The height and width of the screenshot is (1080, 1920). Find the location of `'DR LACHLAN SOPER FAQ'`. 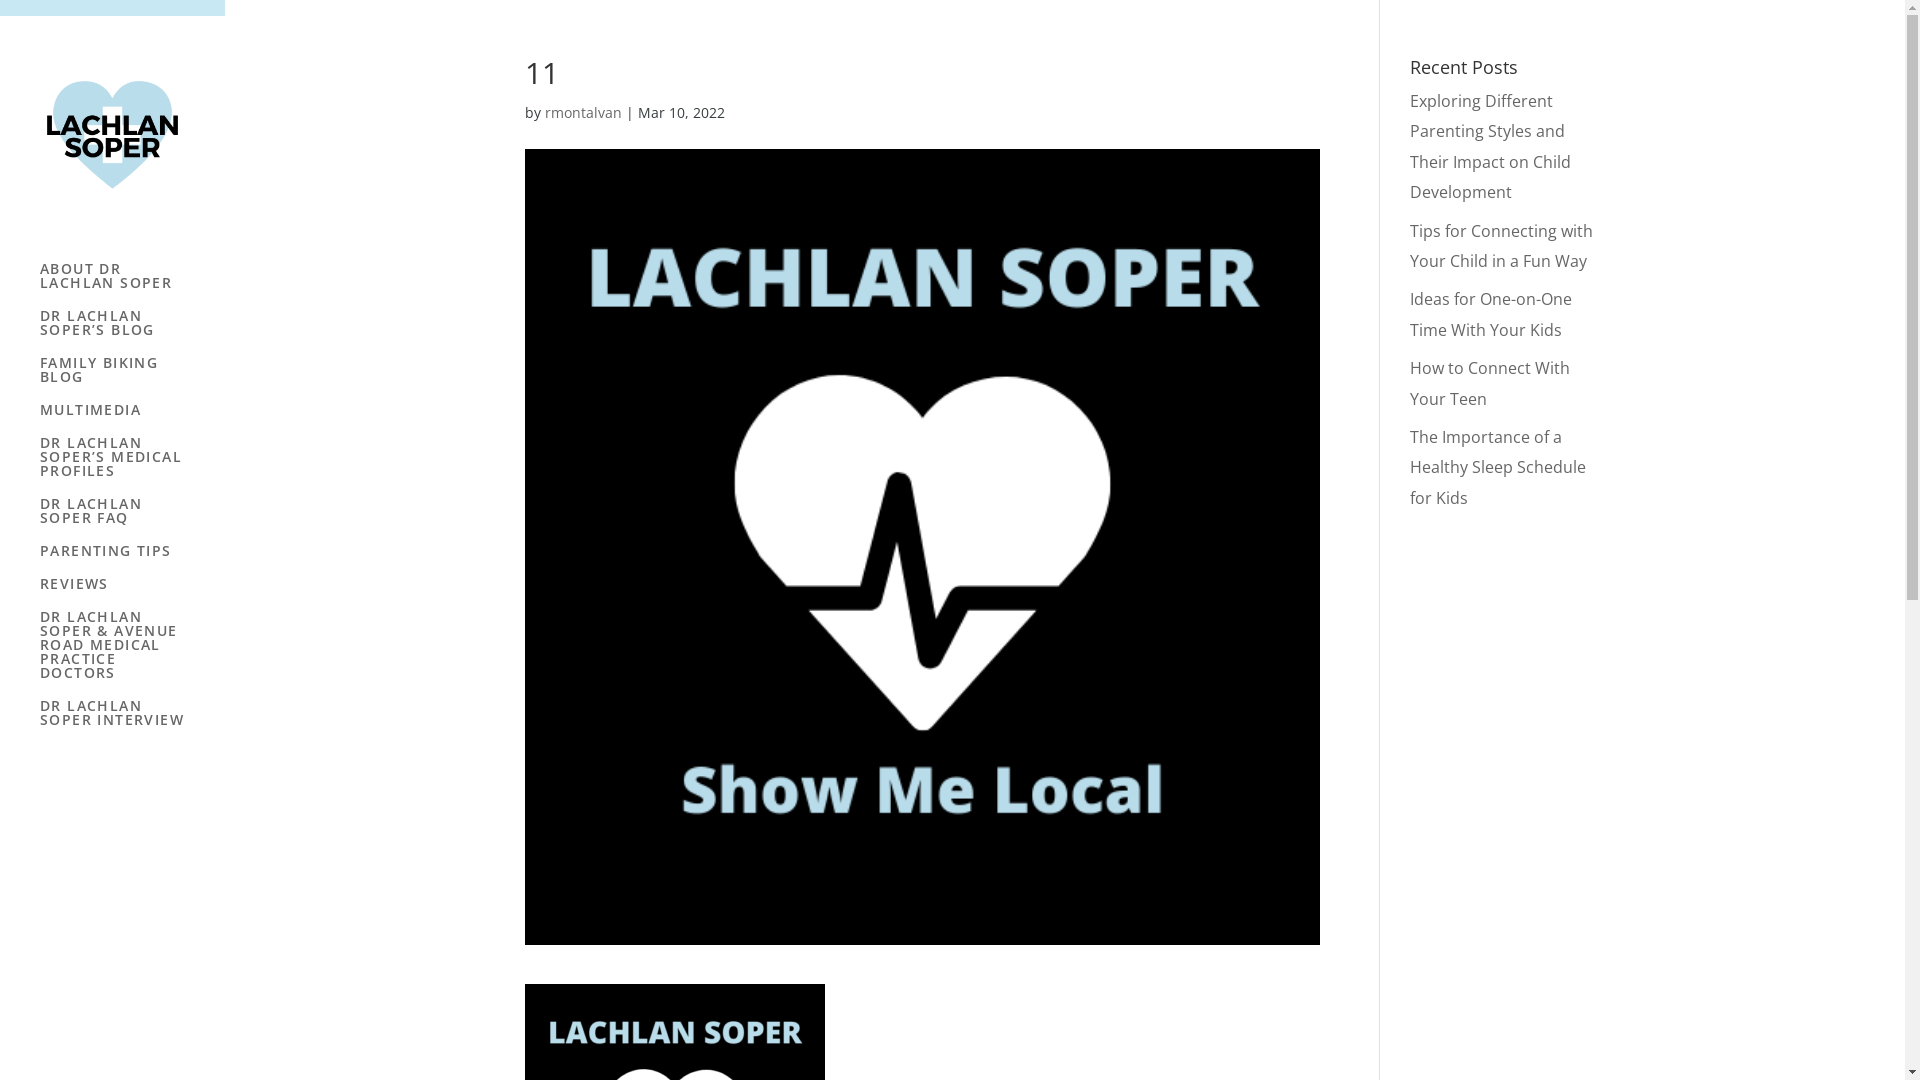

'DR LACHLAN SOPER FAQ' is located at coordinates (39, 519).